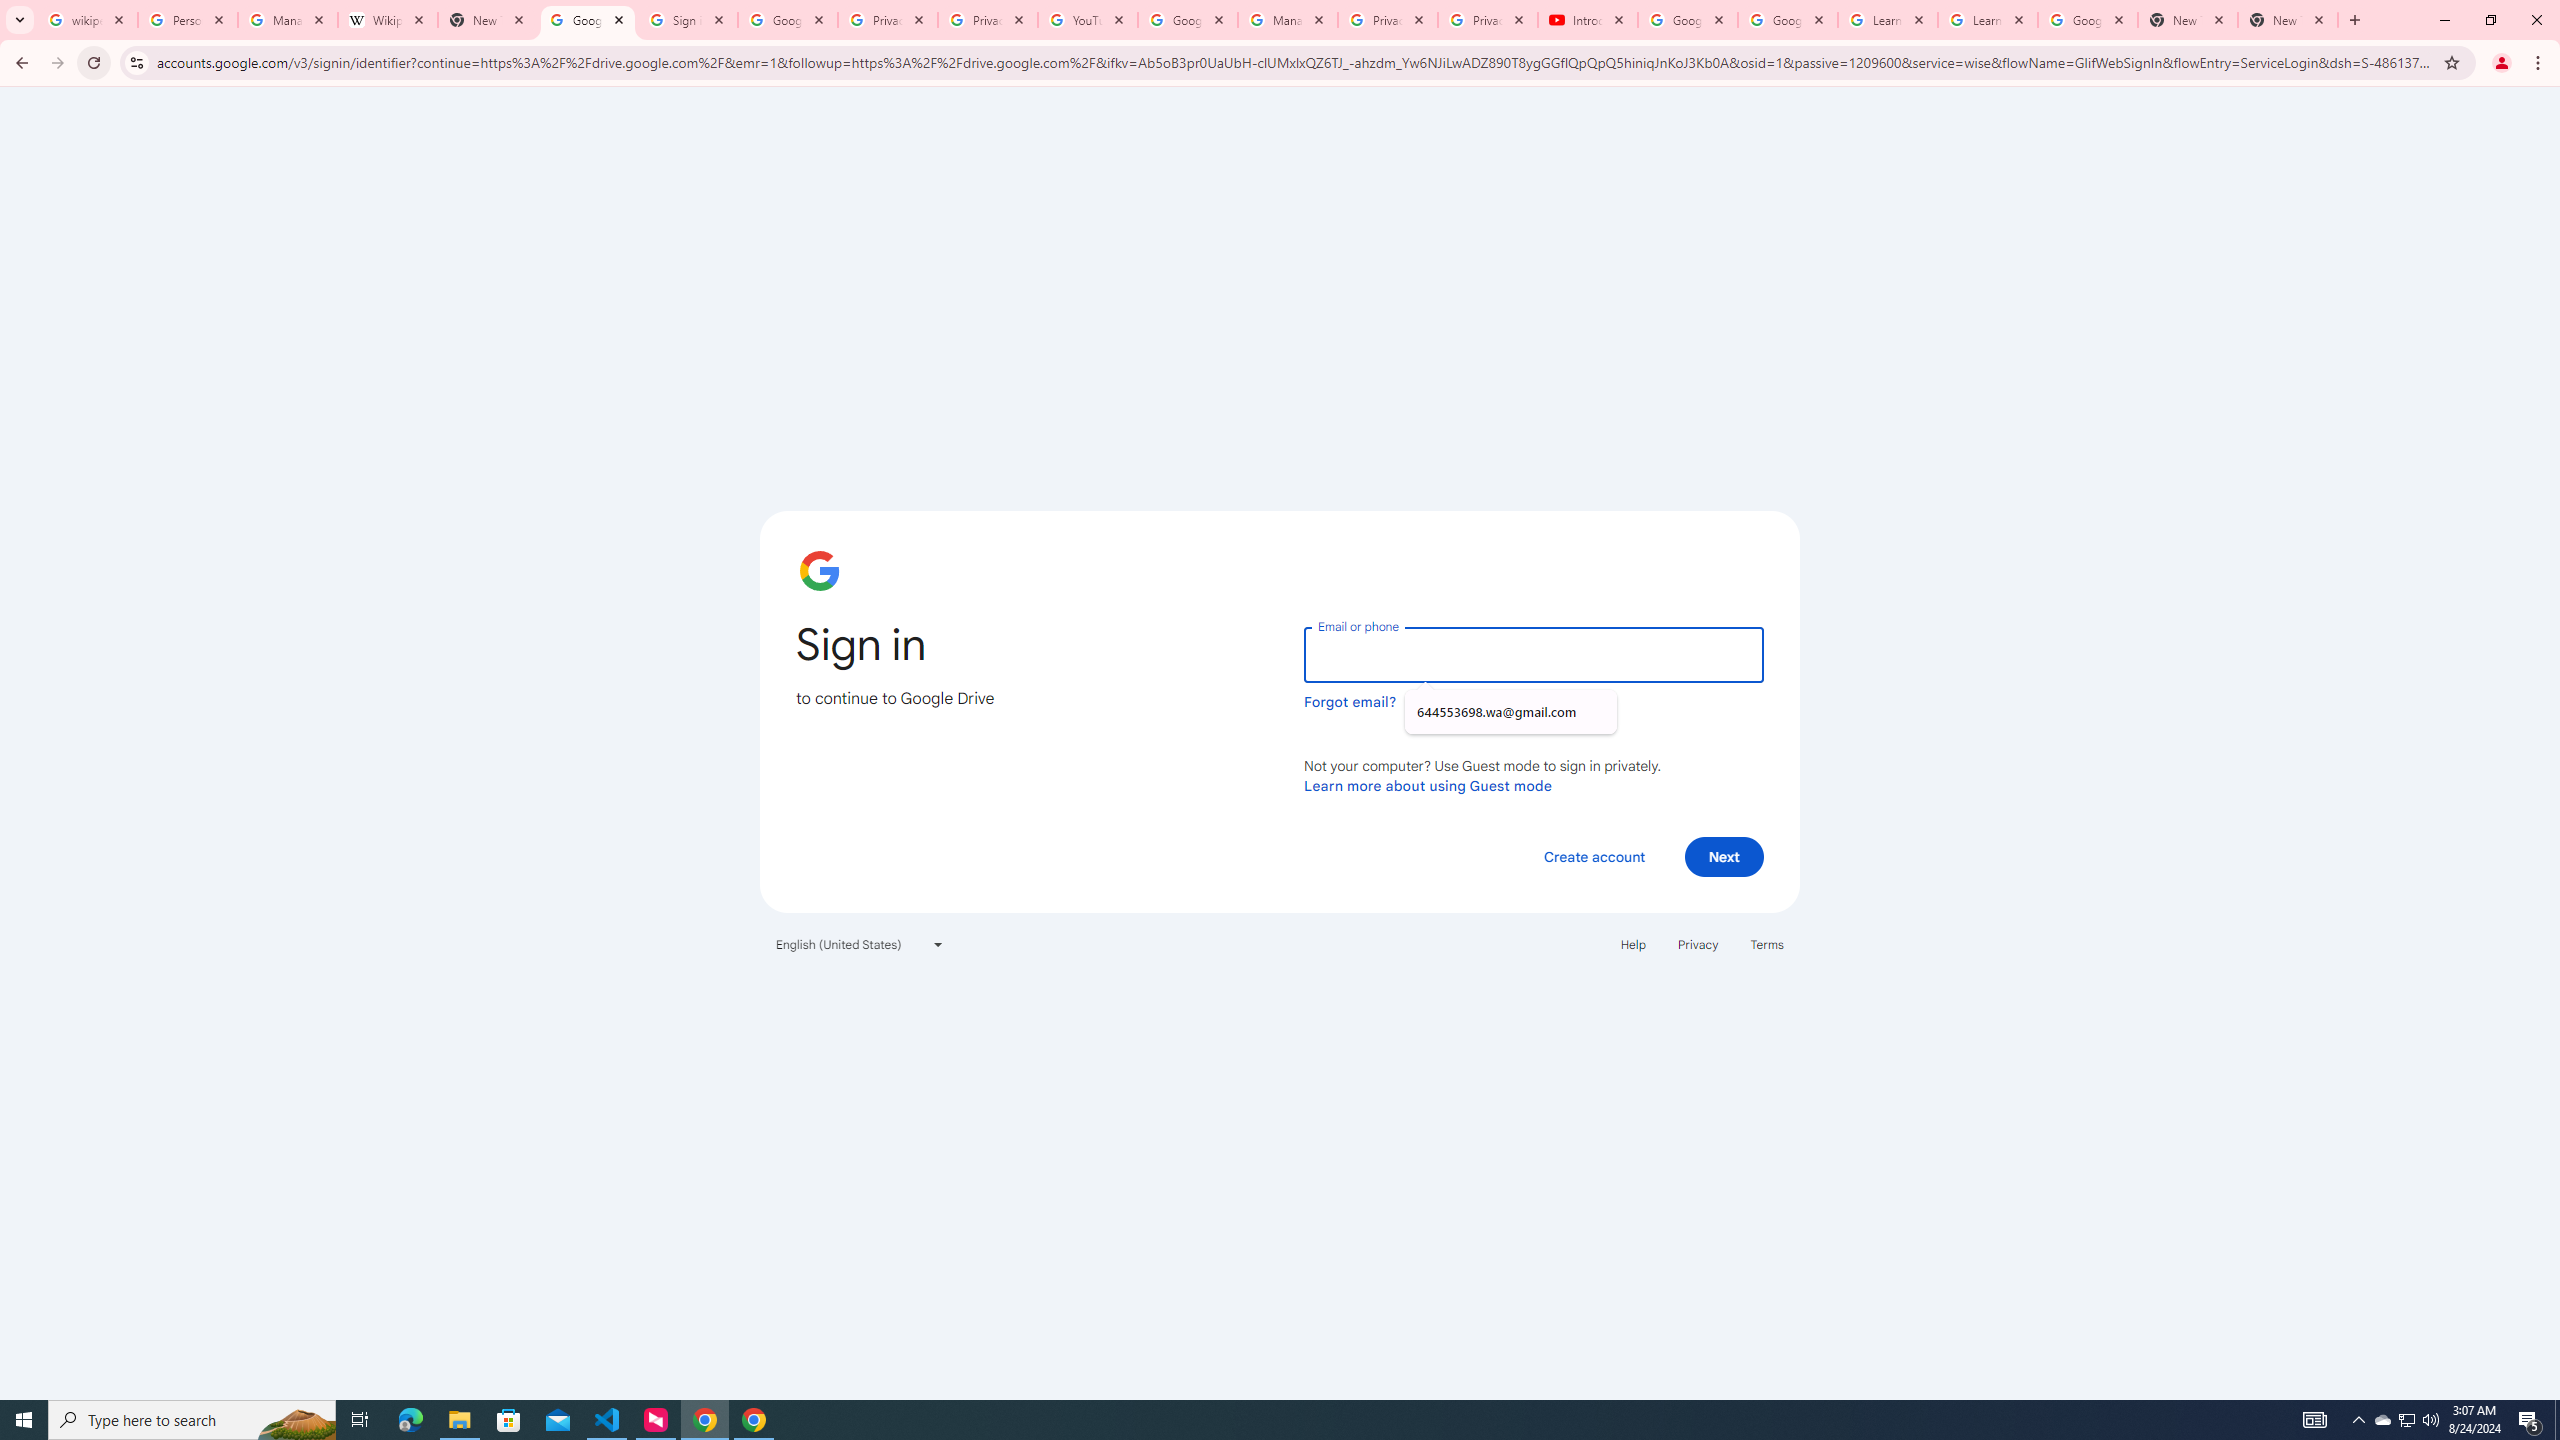  What do you see at coordinates (288, 19) in the screenshot?
I see `'Manage your Location History - Google Search Help'` at bounding box center [288, 19].